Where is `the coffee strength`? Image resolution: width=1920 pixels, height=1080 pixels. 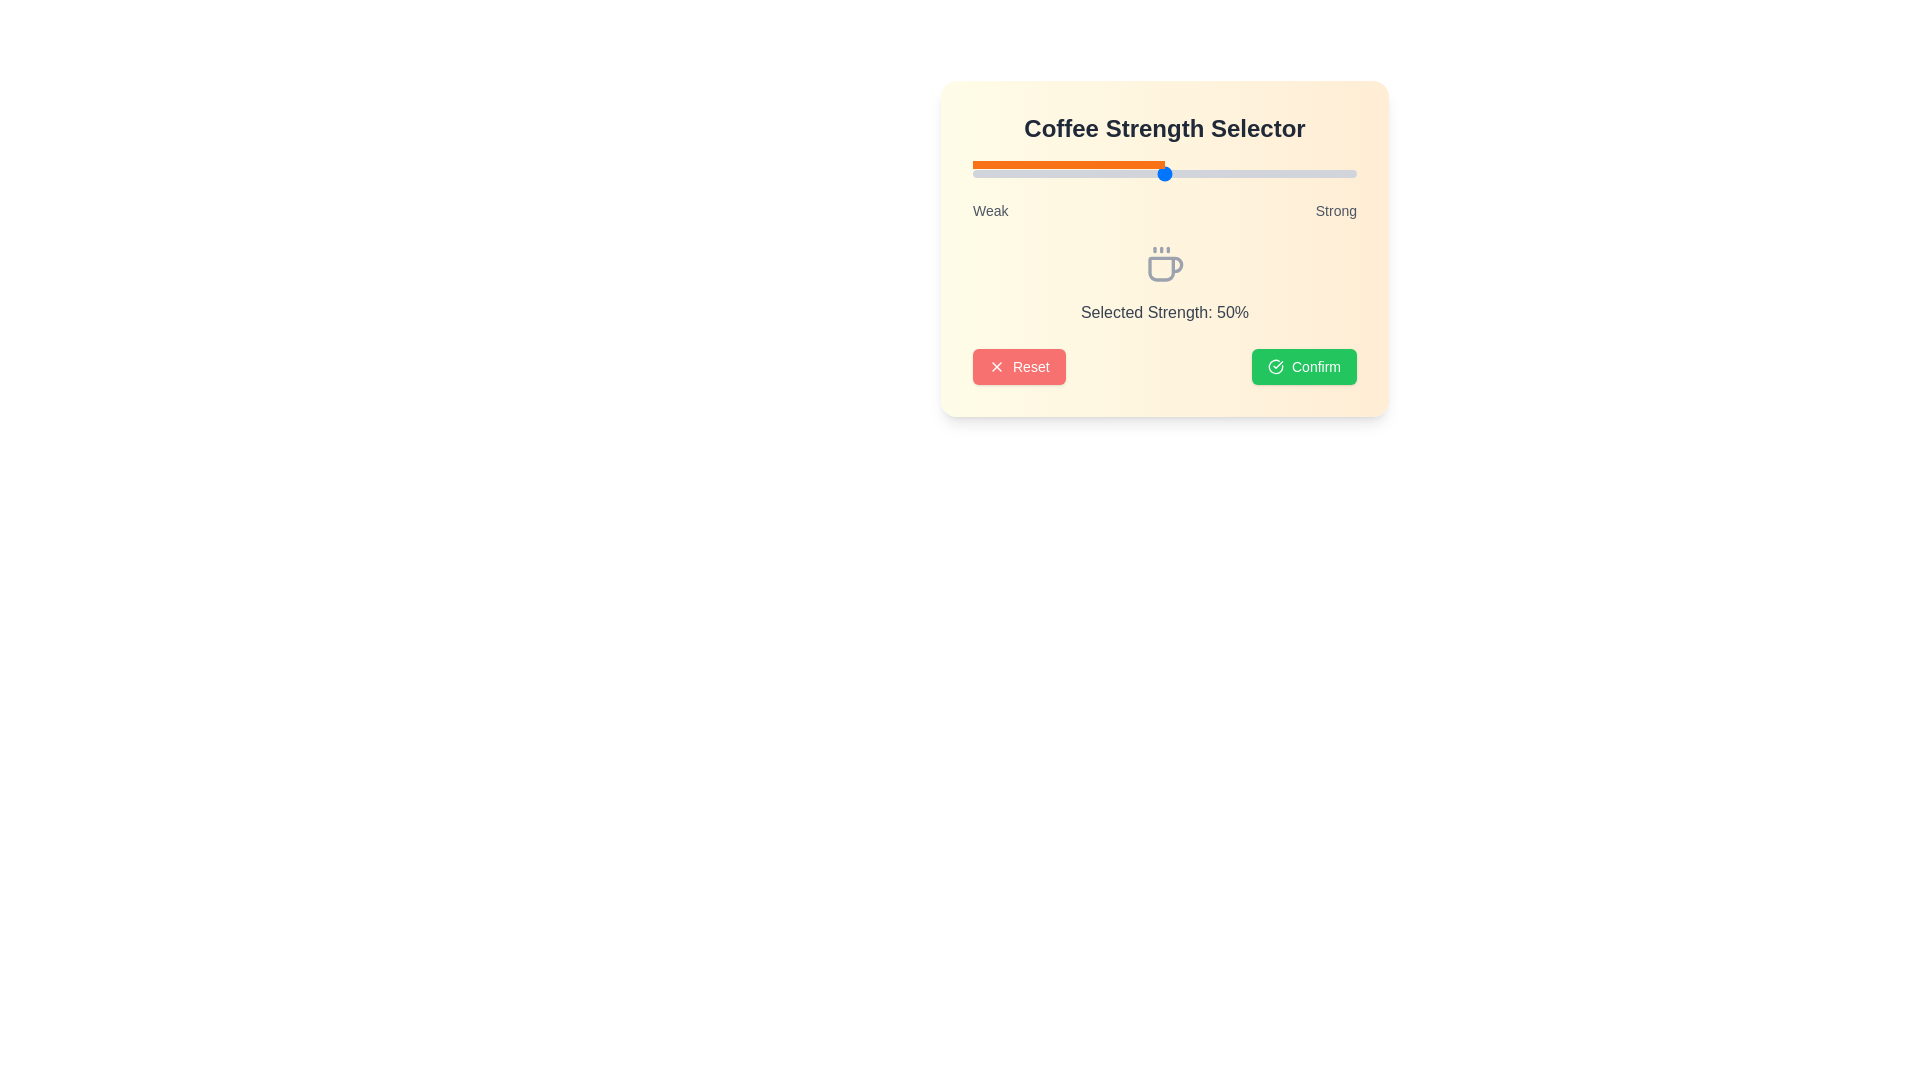
the coffee strength is located at coordinates (1134, 172).